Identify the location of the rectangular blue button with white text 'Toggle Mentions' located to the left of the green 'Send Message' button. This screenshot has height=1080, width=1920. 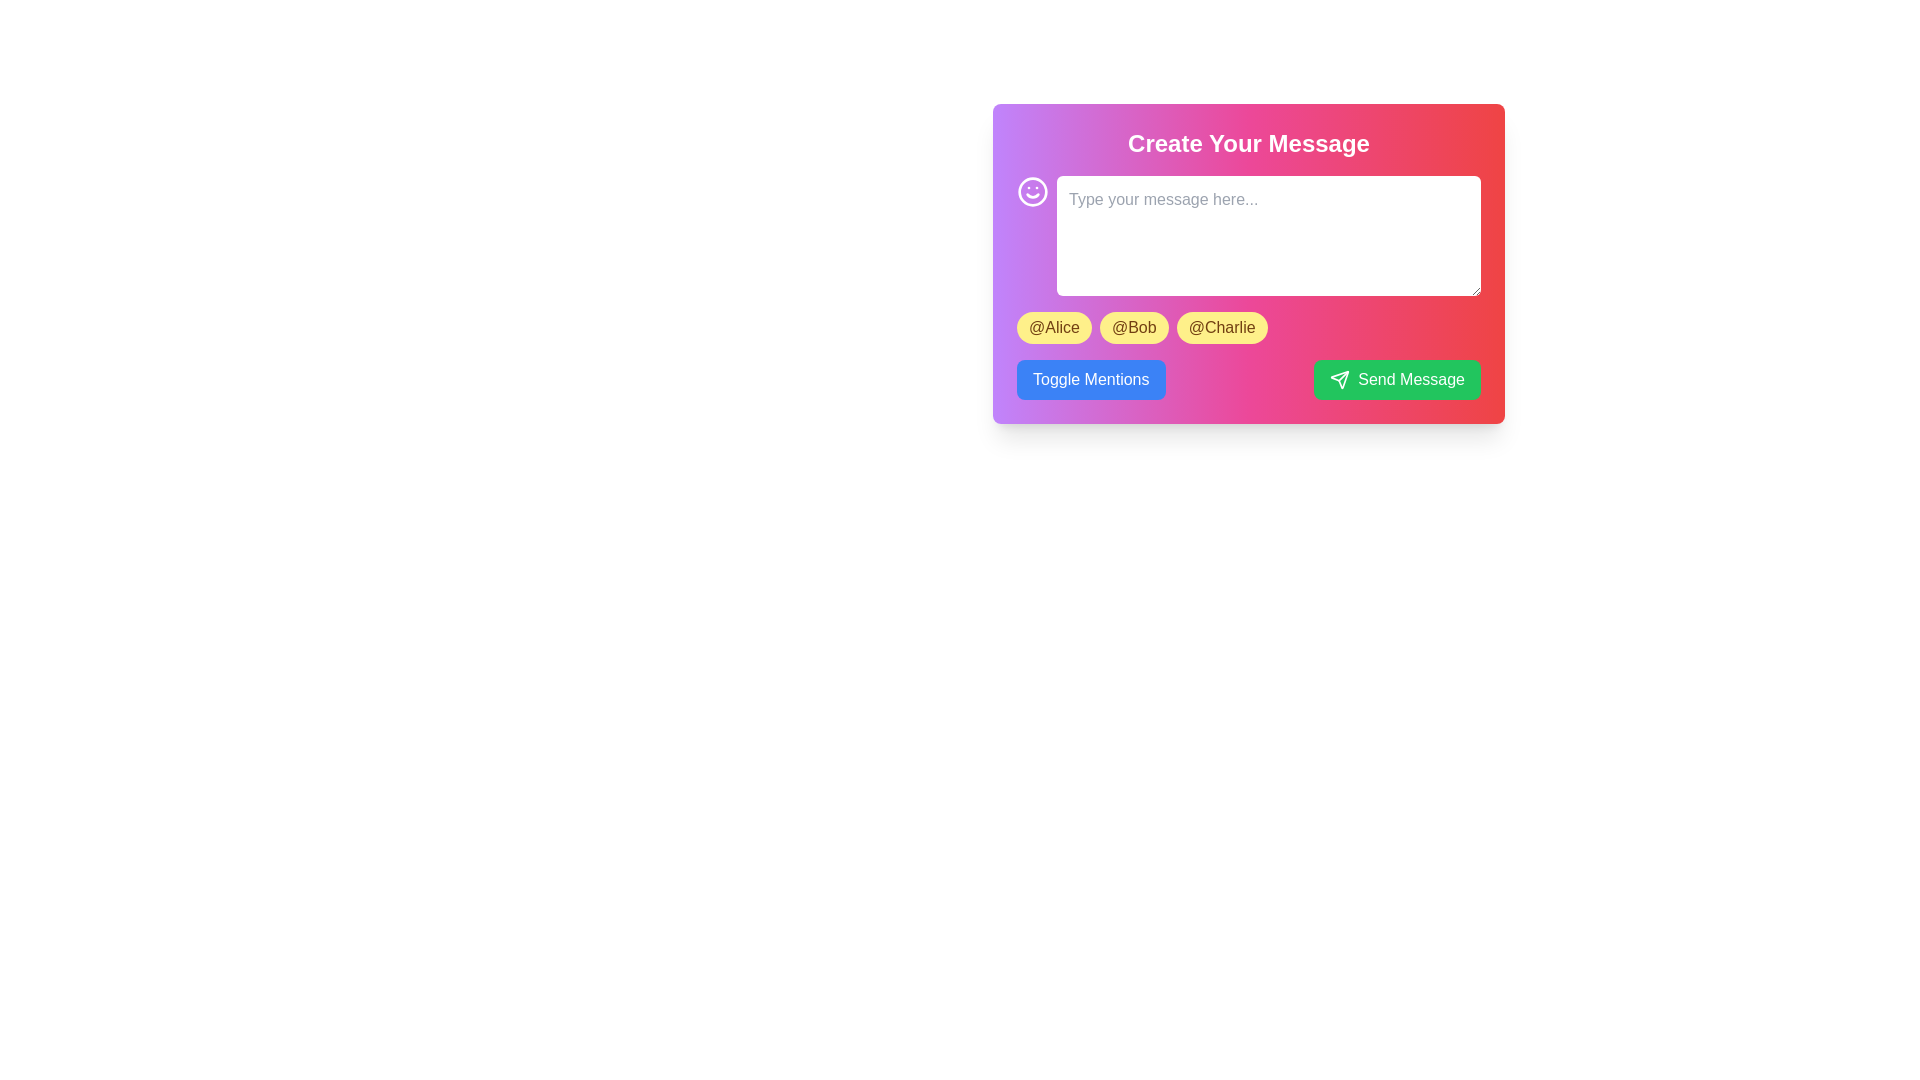
(1090, 380).